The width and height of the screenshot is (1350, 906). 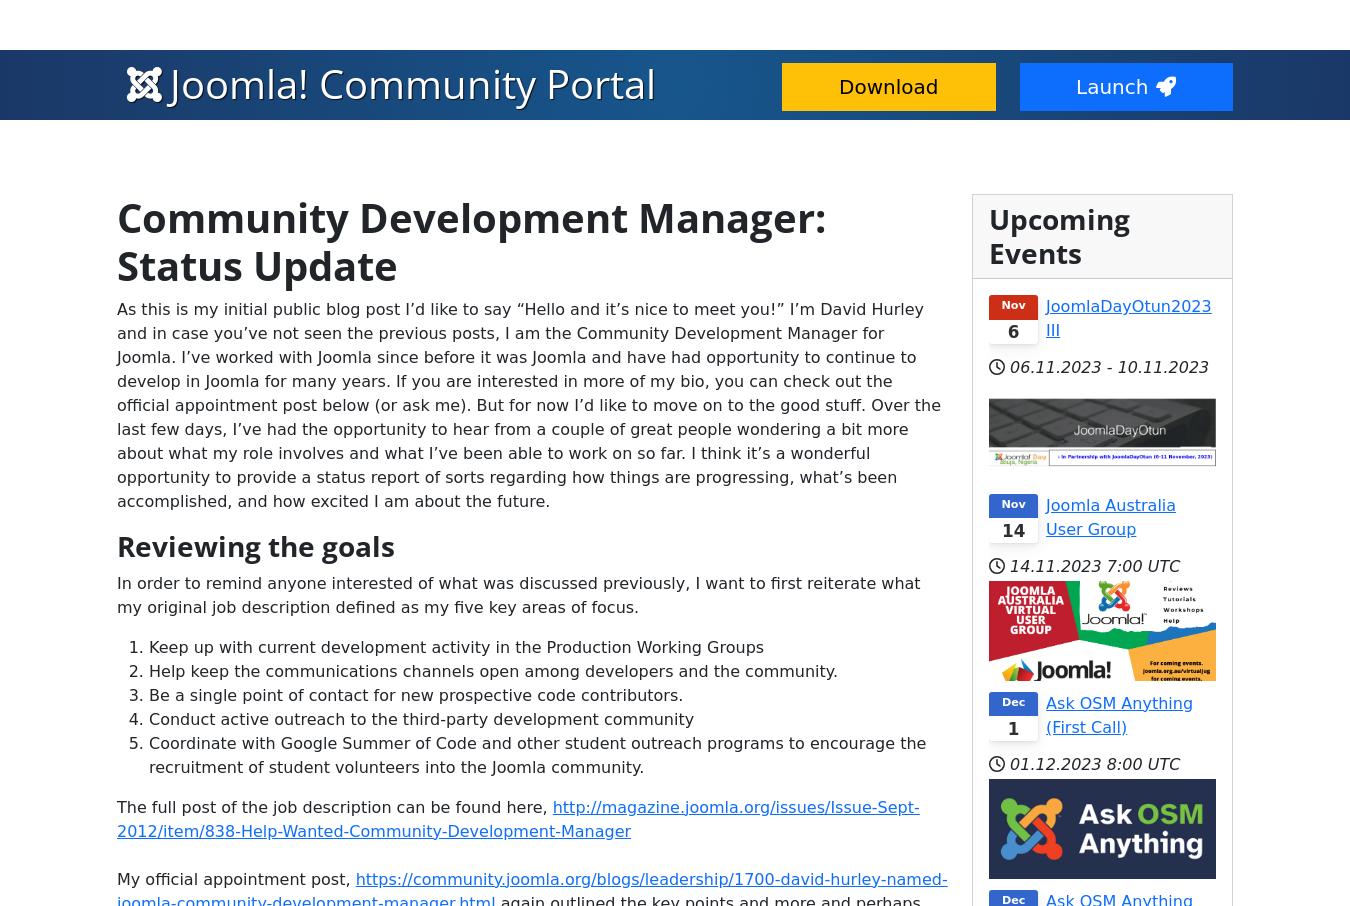 I want to click on 'Download & Extend', so click(x=161, y=23).